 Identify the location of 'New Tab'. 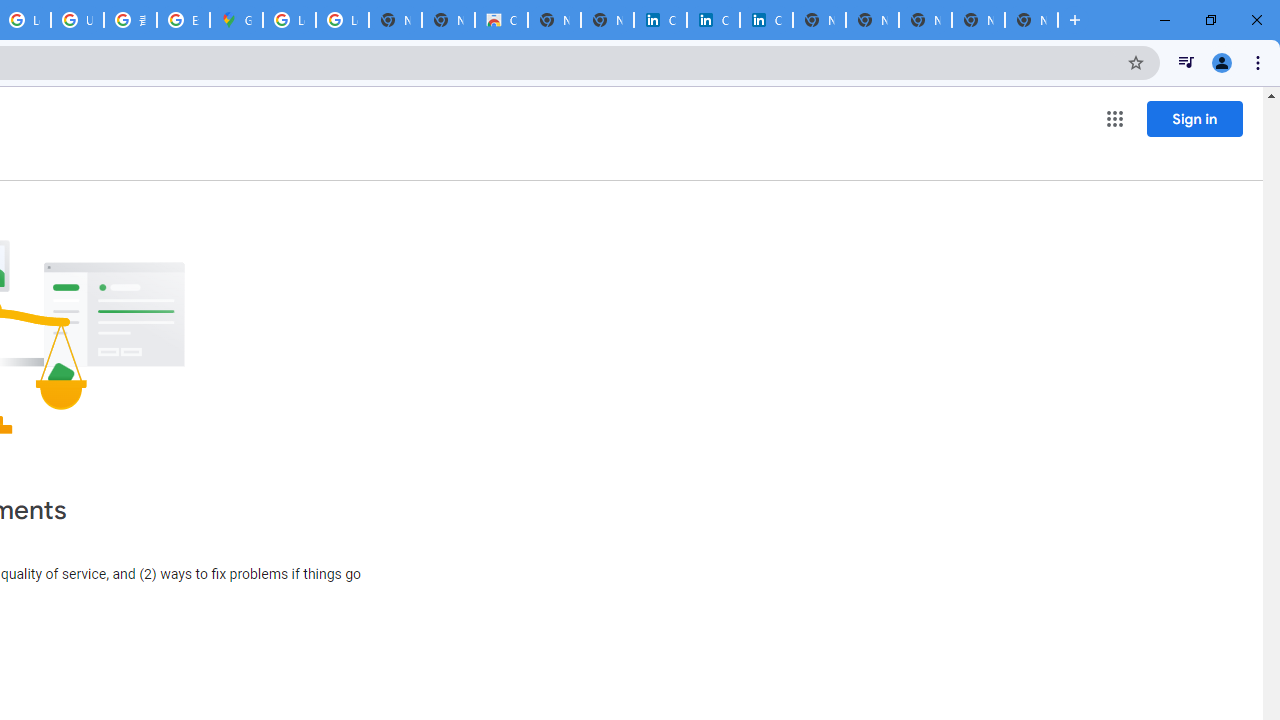
(1031, 20).